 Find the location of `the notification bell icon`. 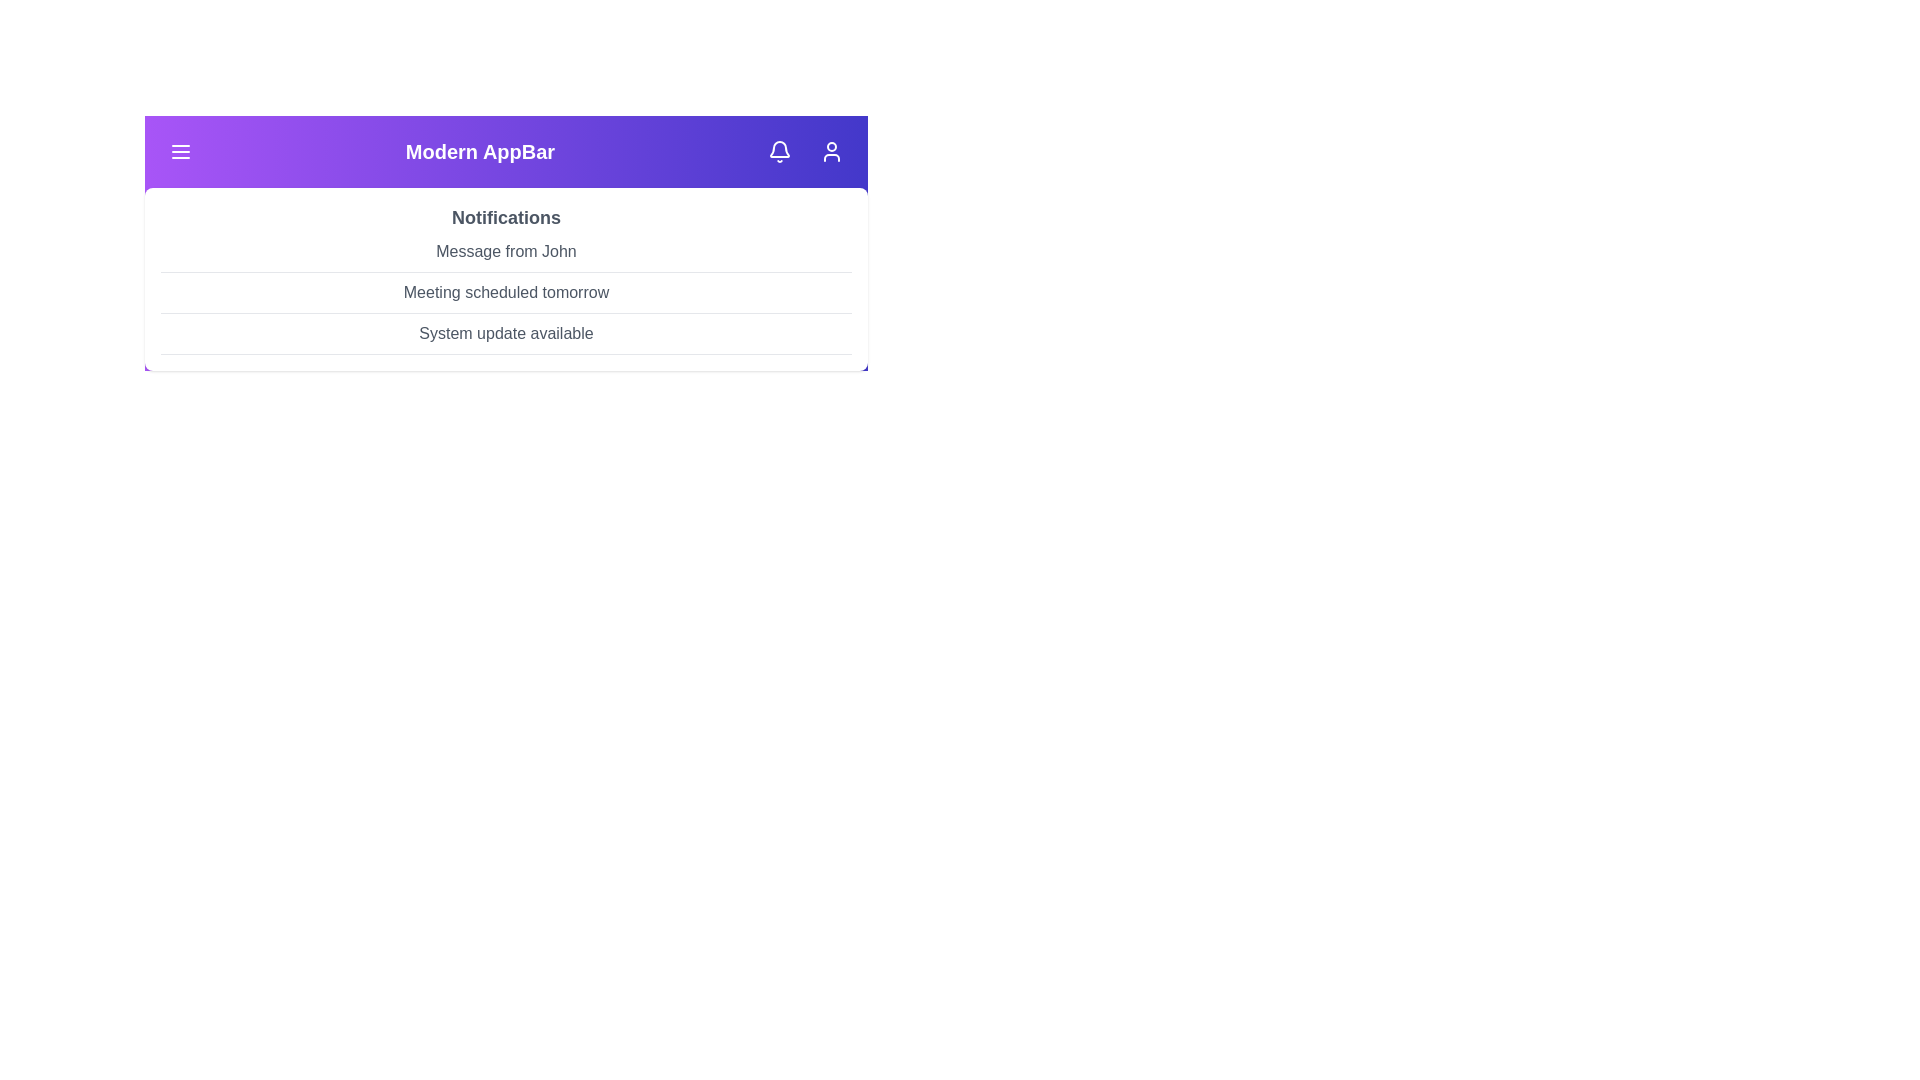

the notification bell icon is located at coordinates (778, 150).